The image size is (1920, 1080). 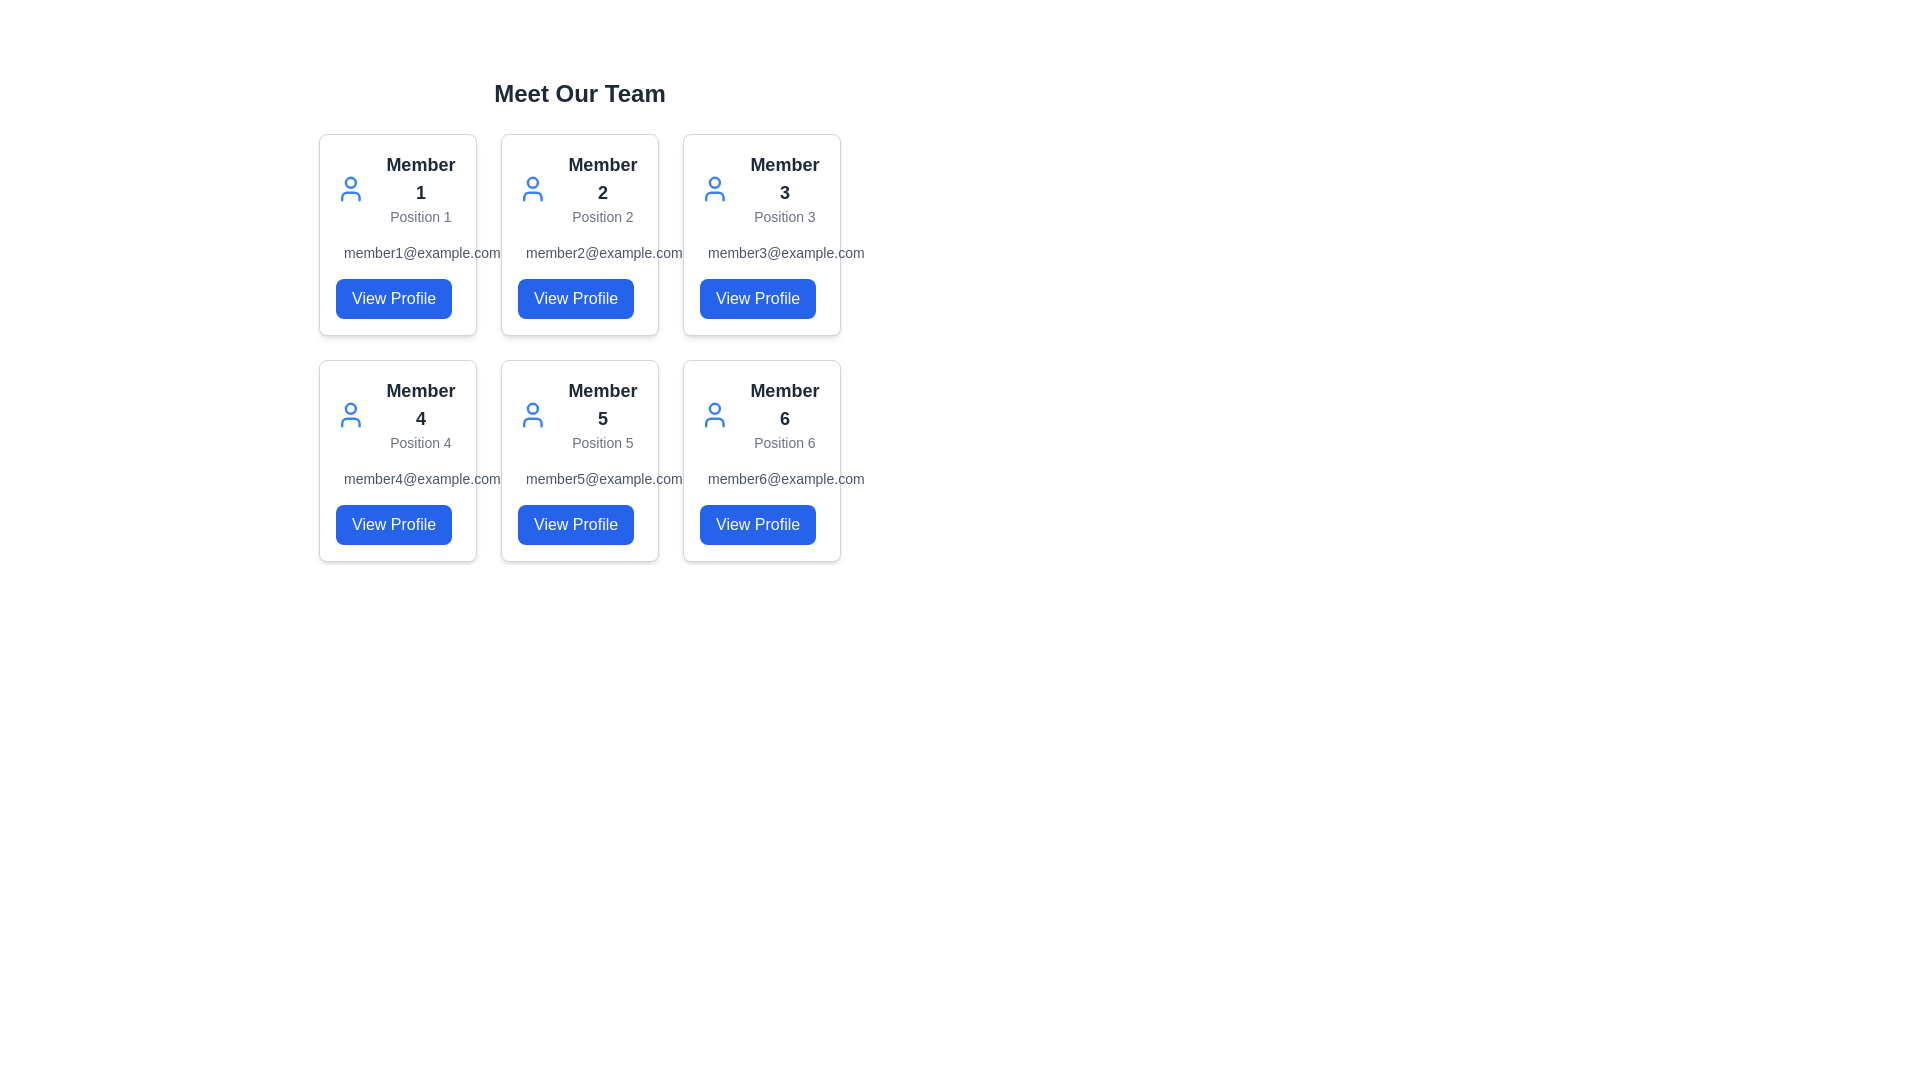 What do you see at coordinates (532, 421) in the screenshot?
I see `the lower portion of the user icon located at the top of the 'Member 5' profile card in the second row, middle column of the grid layout` at bounding box center [532, 421].